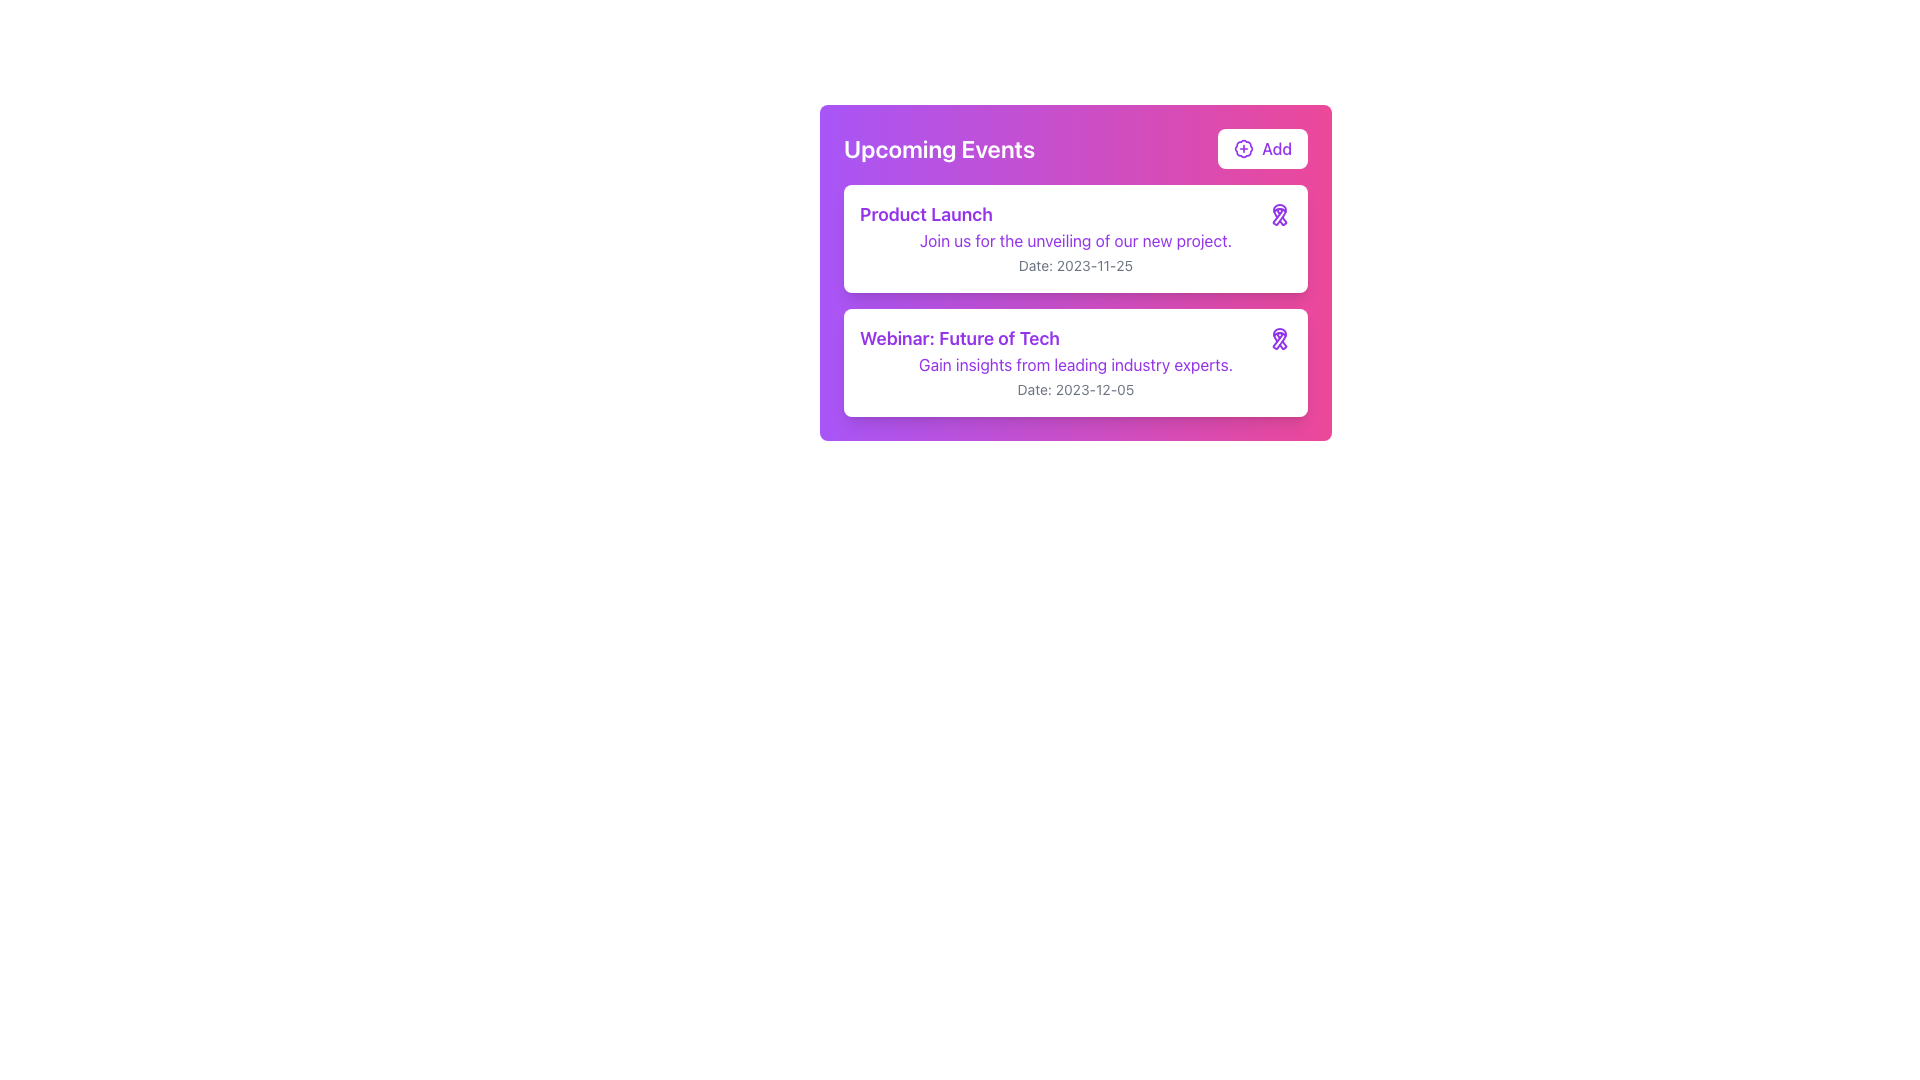  I want to click on the Decorative Icon located to the far-right of the 'Product Launch' section, so click(1280, 215).